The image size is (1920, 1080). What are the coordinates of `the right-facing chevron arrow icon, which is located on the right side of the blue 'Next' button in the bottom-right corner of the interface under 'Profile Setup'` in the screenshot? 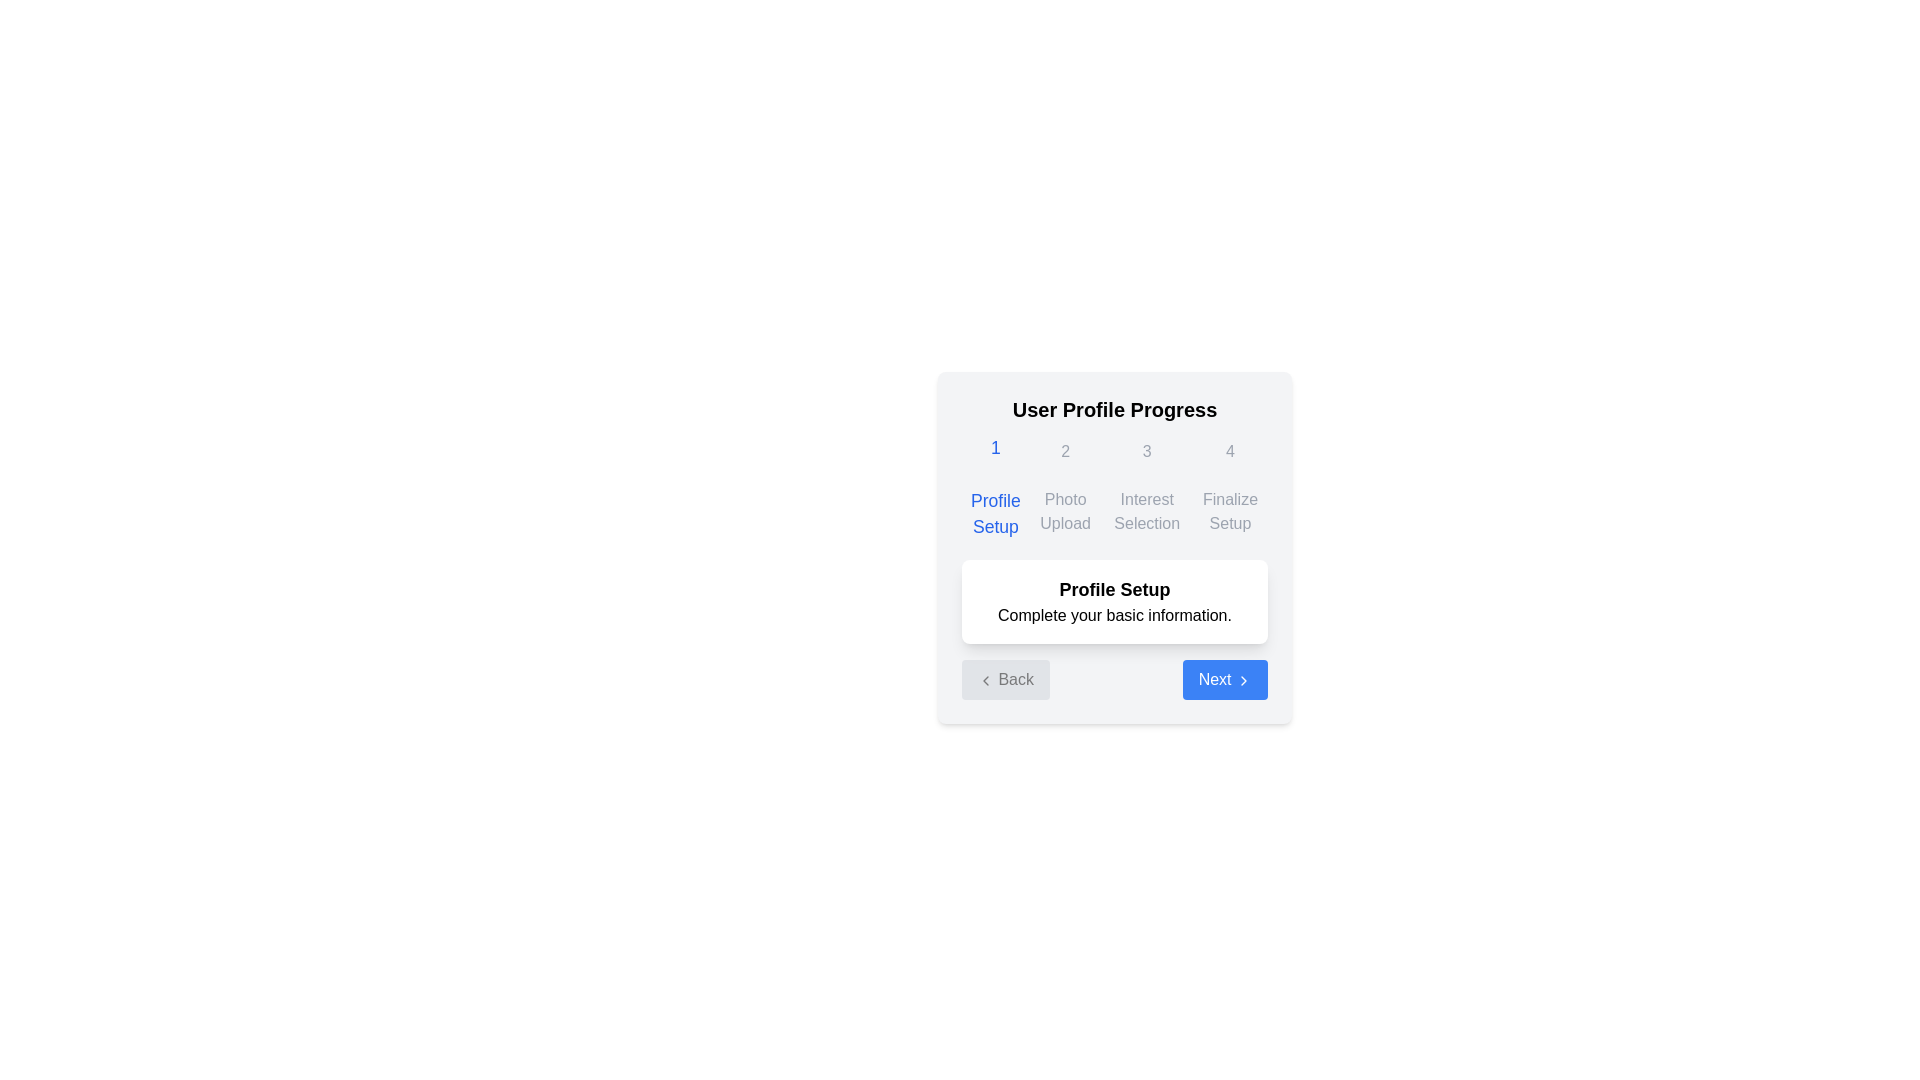 It's located at (1242, 678).